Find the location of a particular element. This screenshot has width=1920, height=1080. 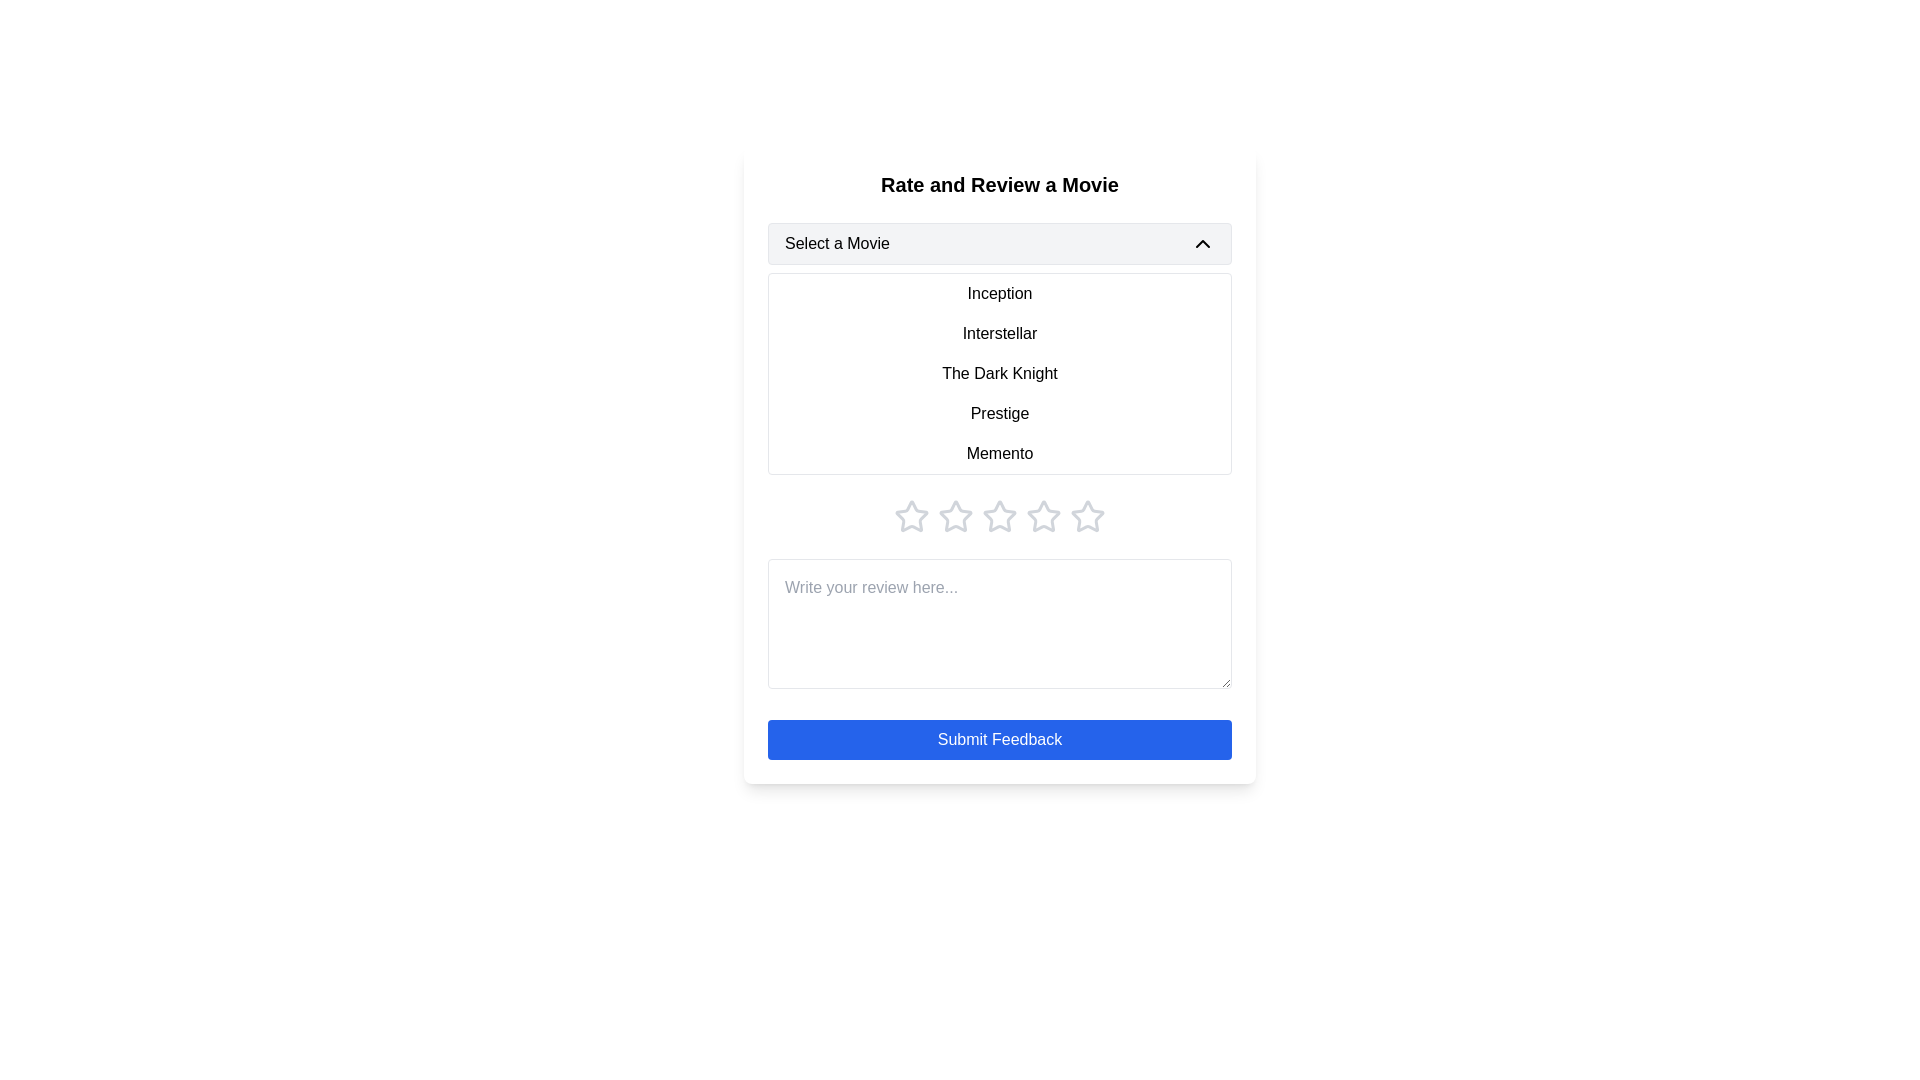

the third item in the movie list, which is located between 'Interstellar' and 'Prestige' is located at coordinates (999, 374).